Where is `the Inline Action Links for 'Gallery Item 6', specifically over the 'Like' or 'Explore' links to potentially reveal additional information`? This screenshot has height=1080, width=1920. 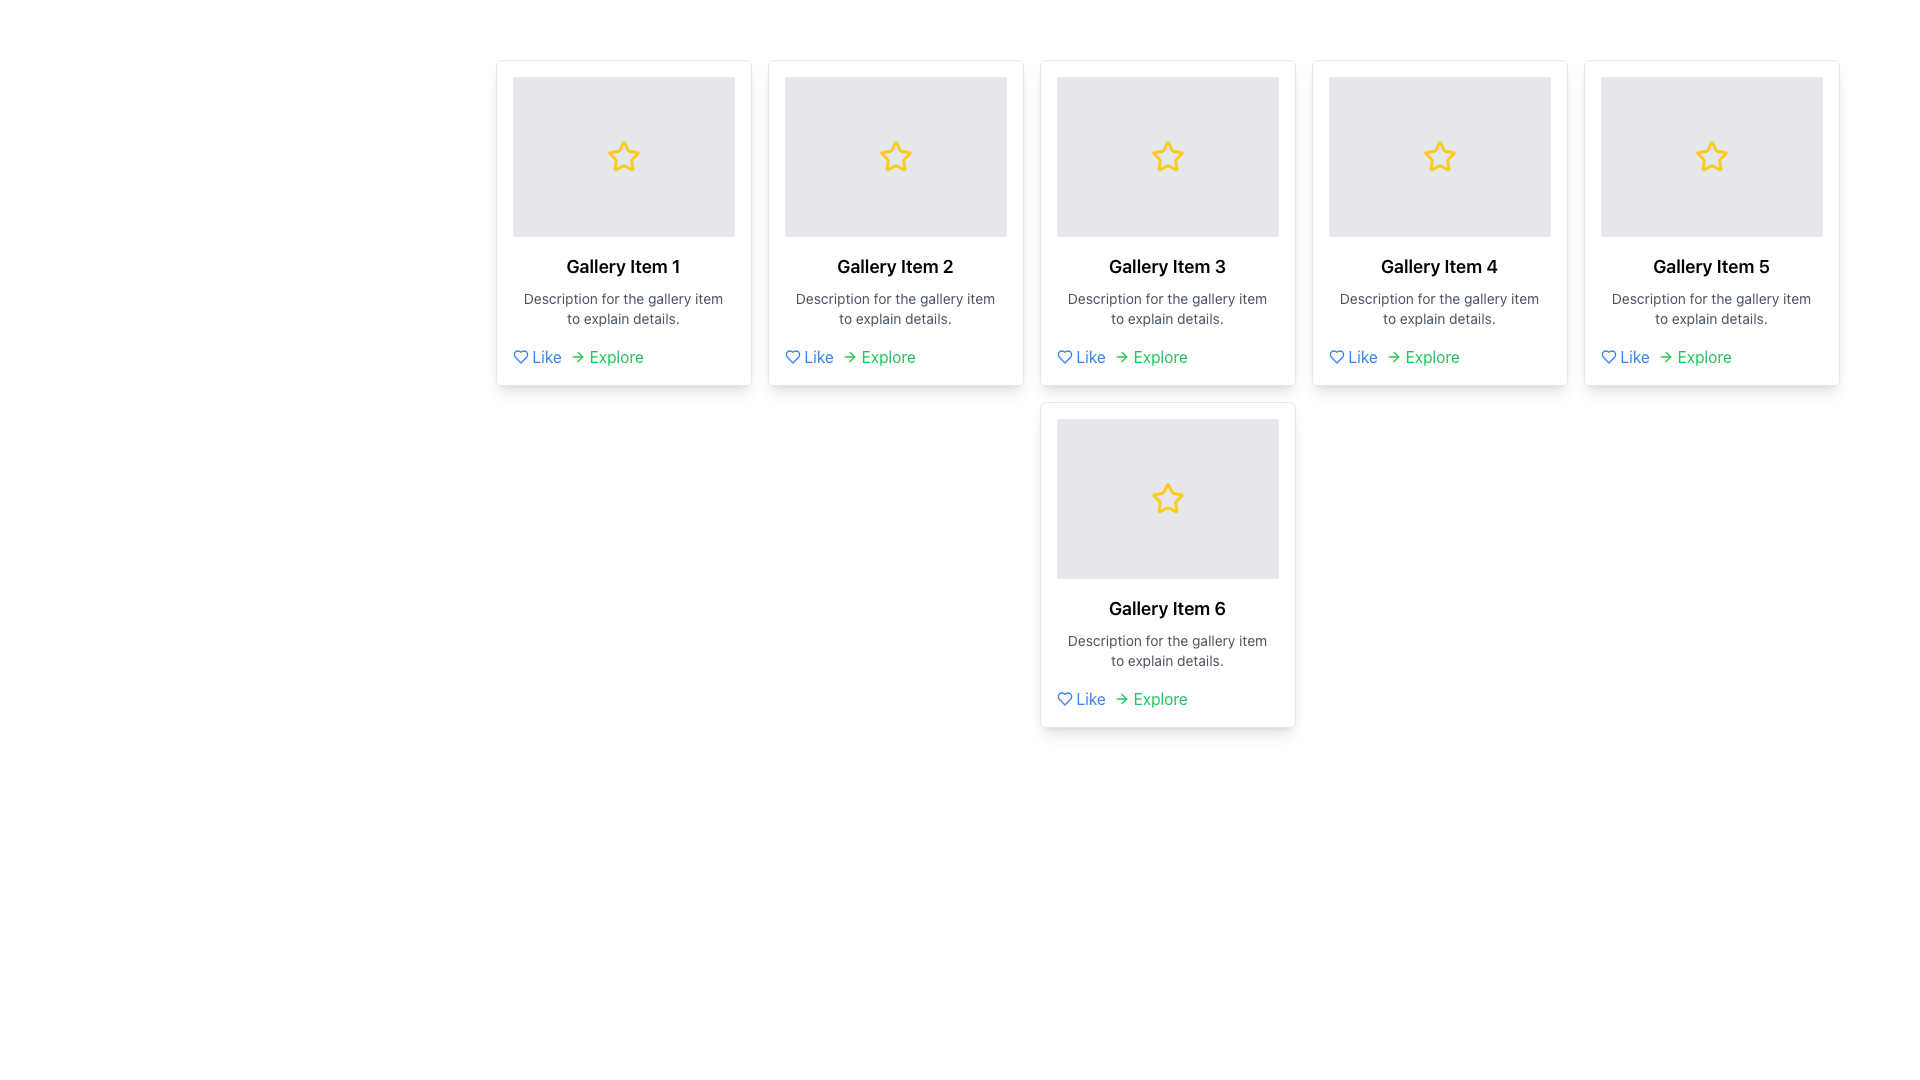 the Inline Action Links for 'Gallery Item 6', specifically over the 'Like' or 'Explore' links to potentially reveal additional information is located at coordinates (1167, 697).